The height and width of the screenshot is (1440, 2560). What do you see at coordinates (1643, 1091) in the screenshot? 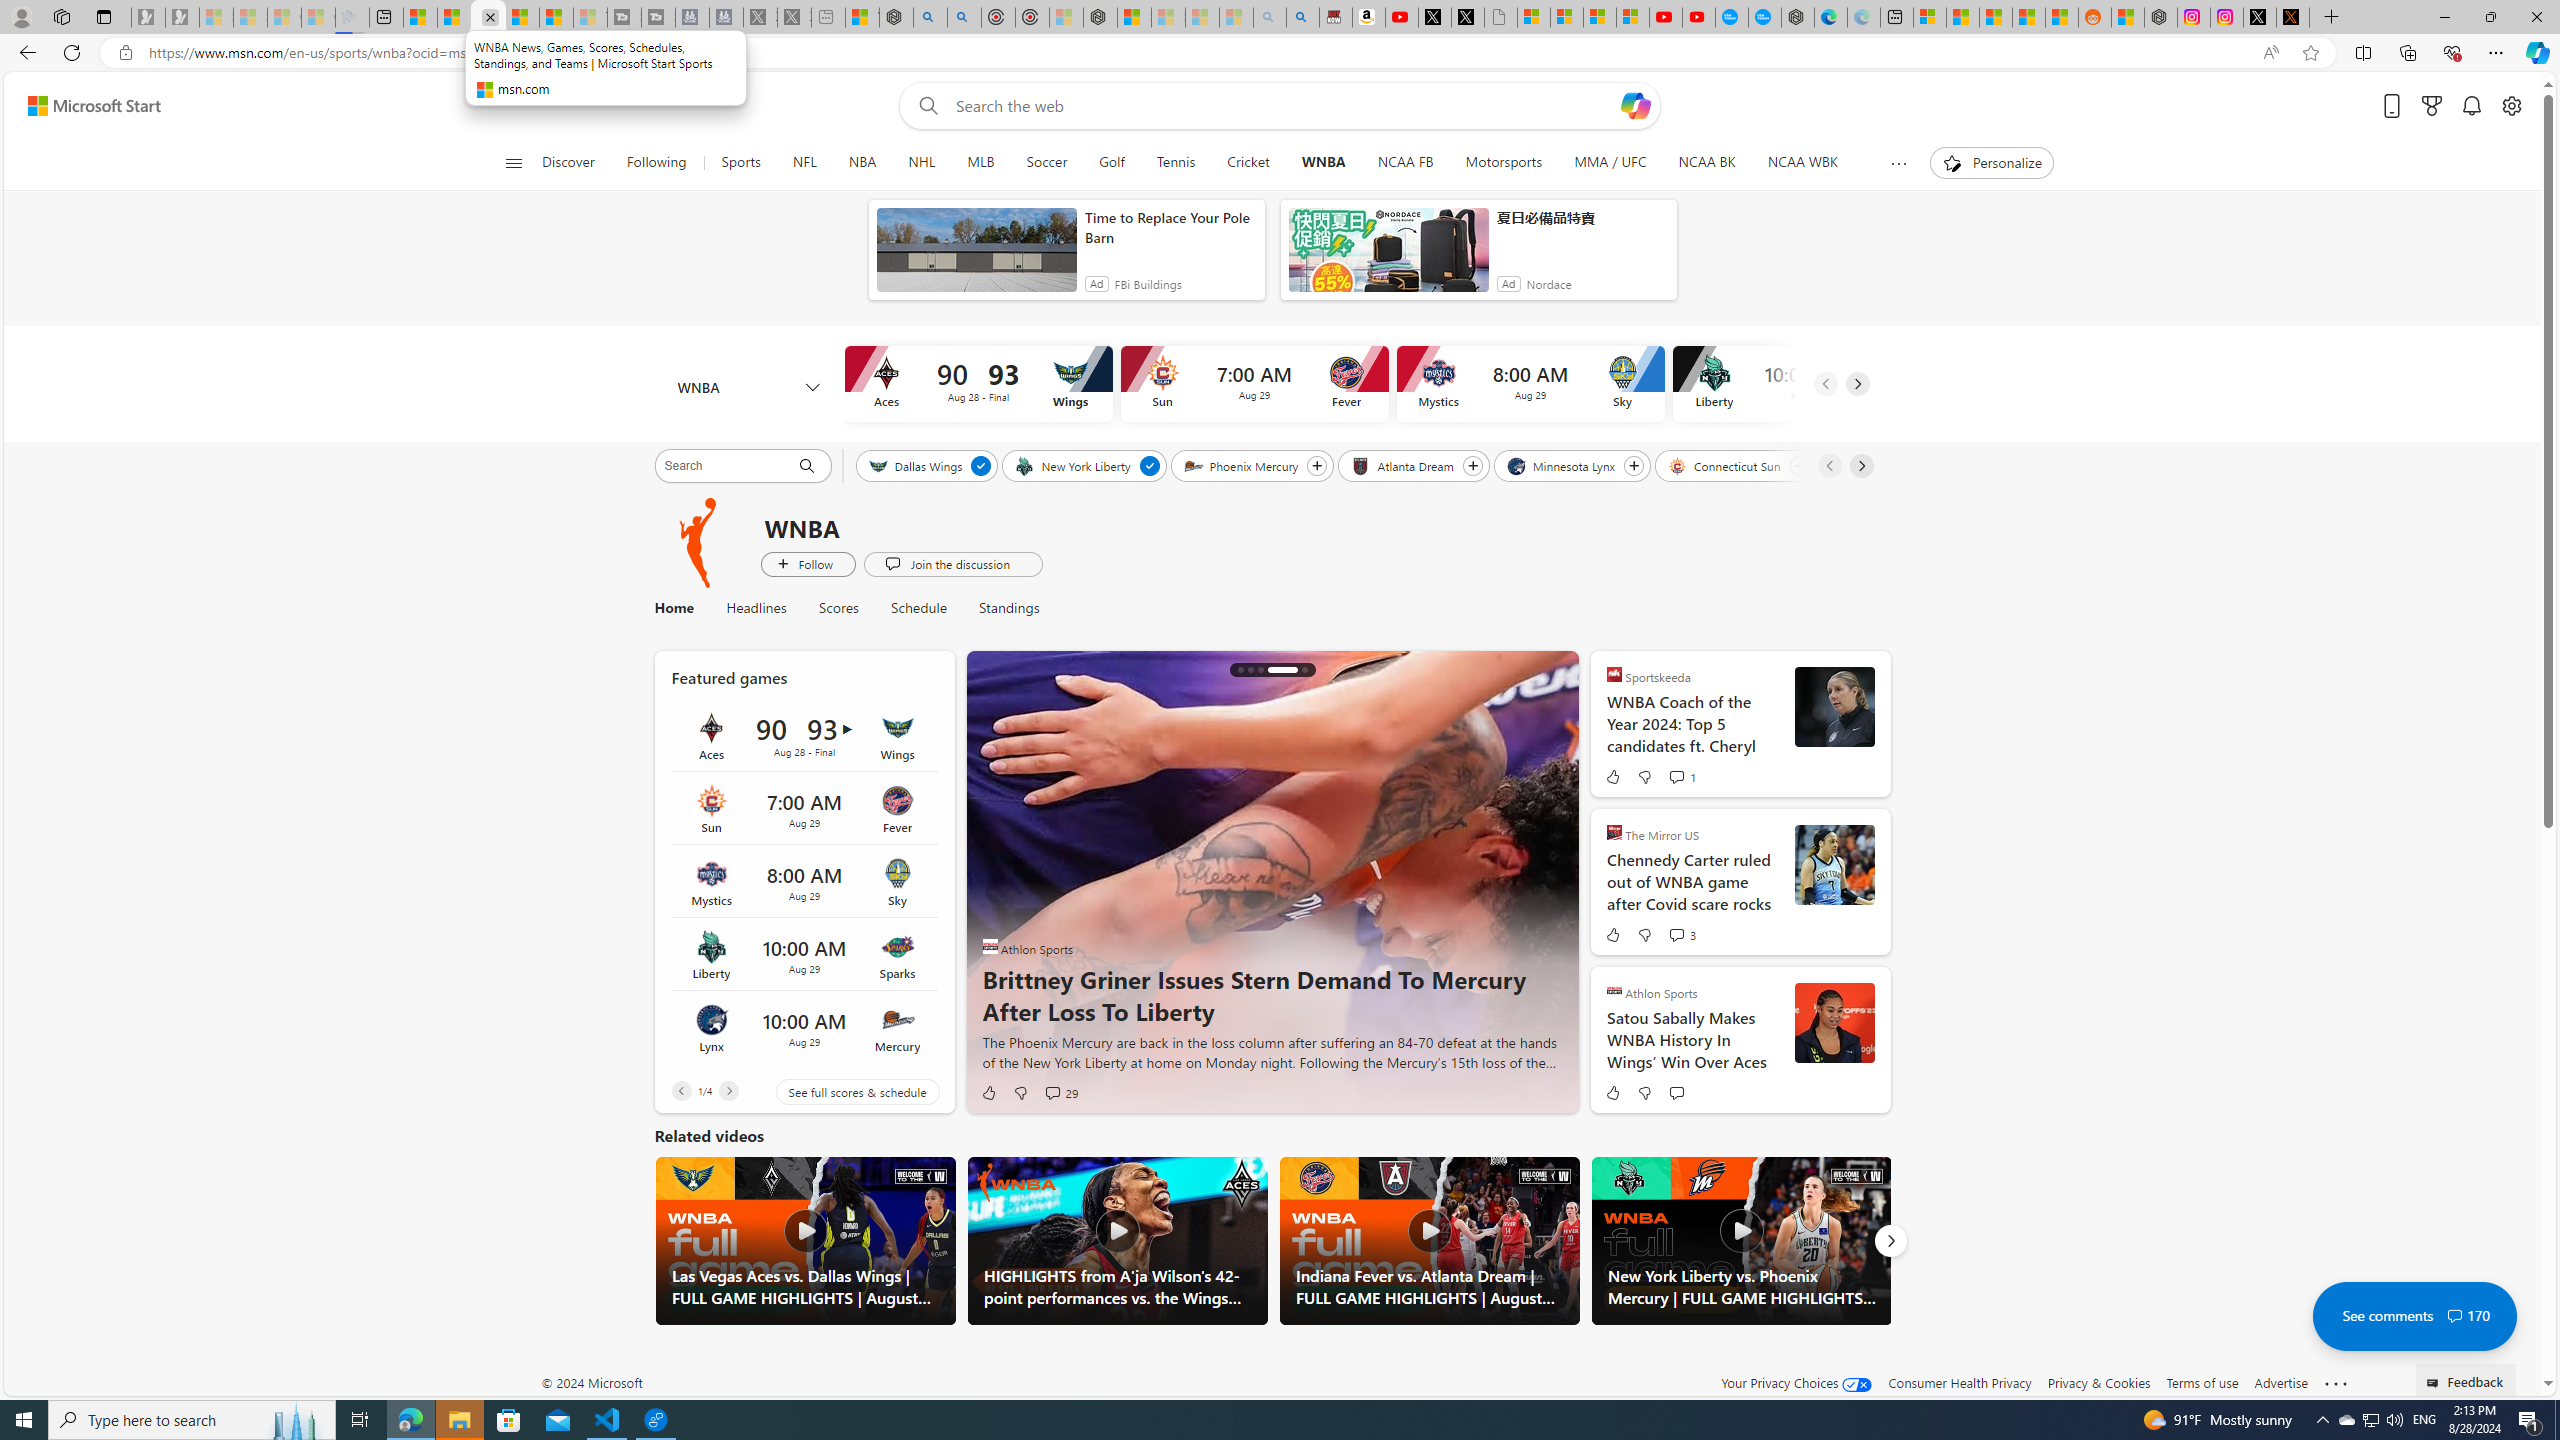
I see `'Dislike'` at bounding box center [1643, 1091].